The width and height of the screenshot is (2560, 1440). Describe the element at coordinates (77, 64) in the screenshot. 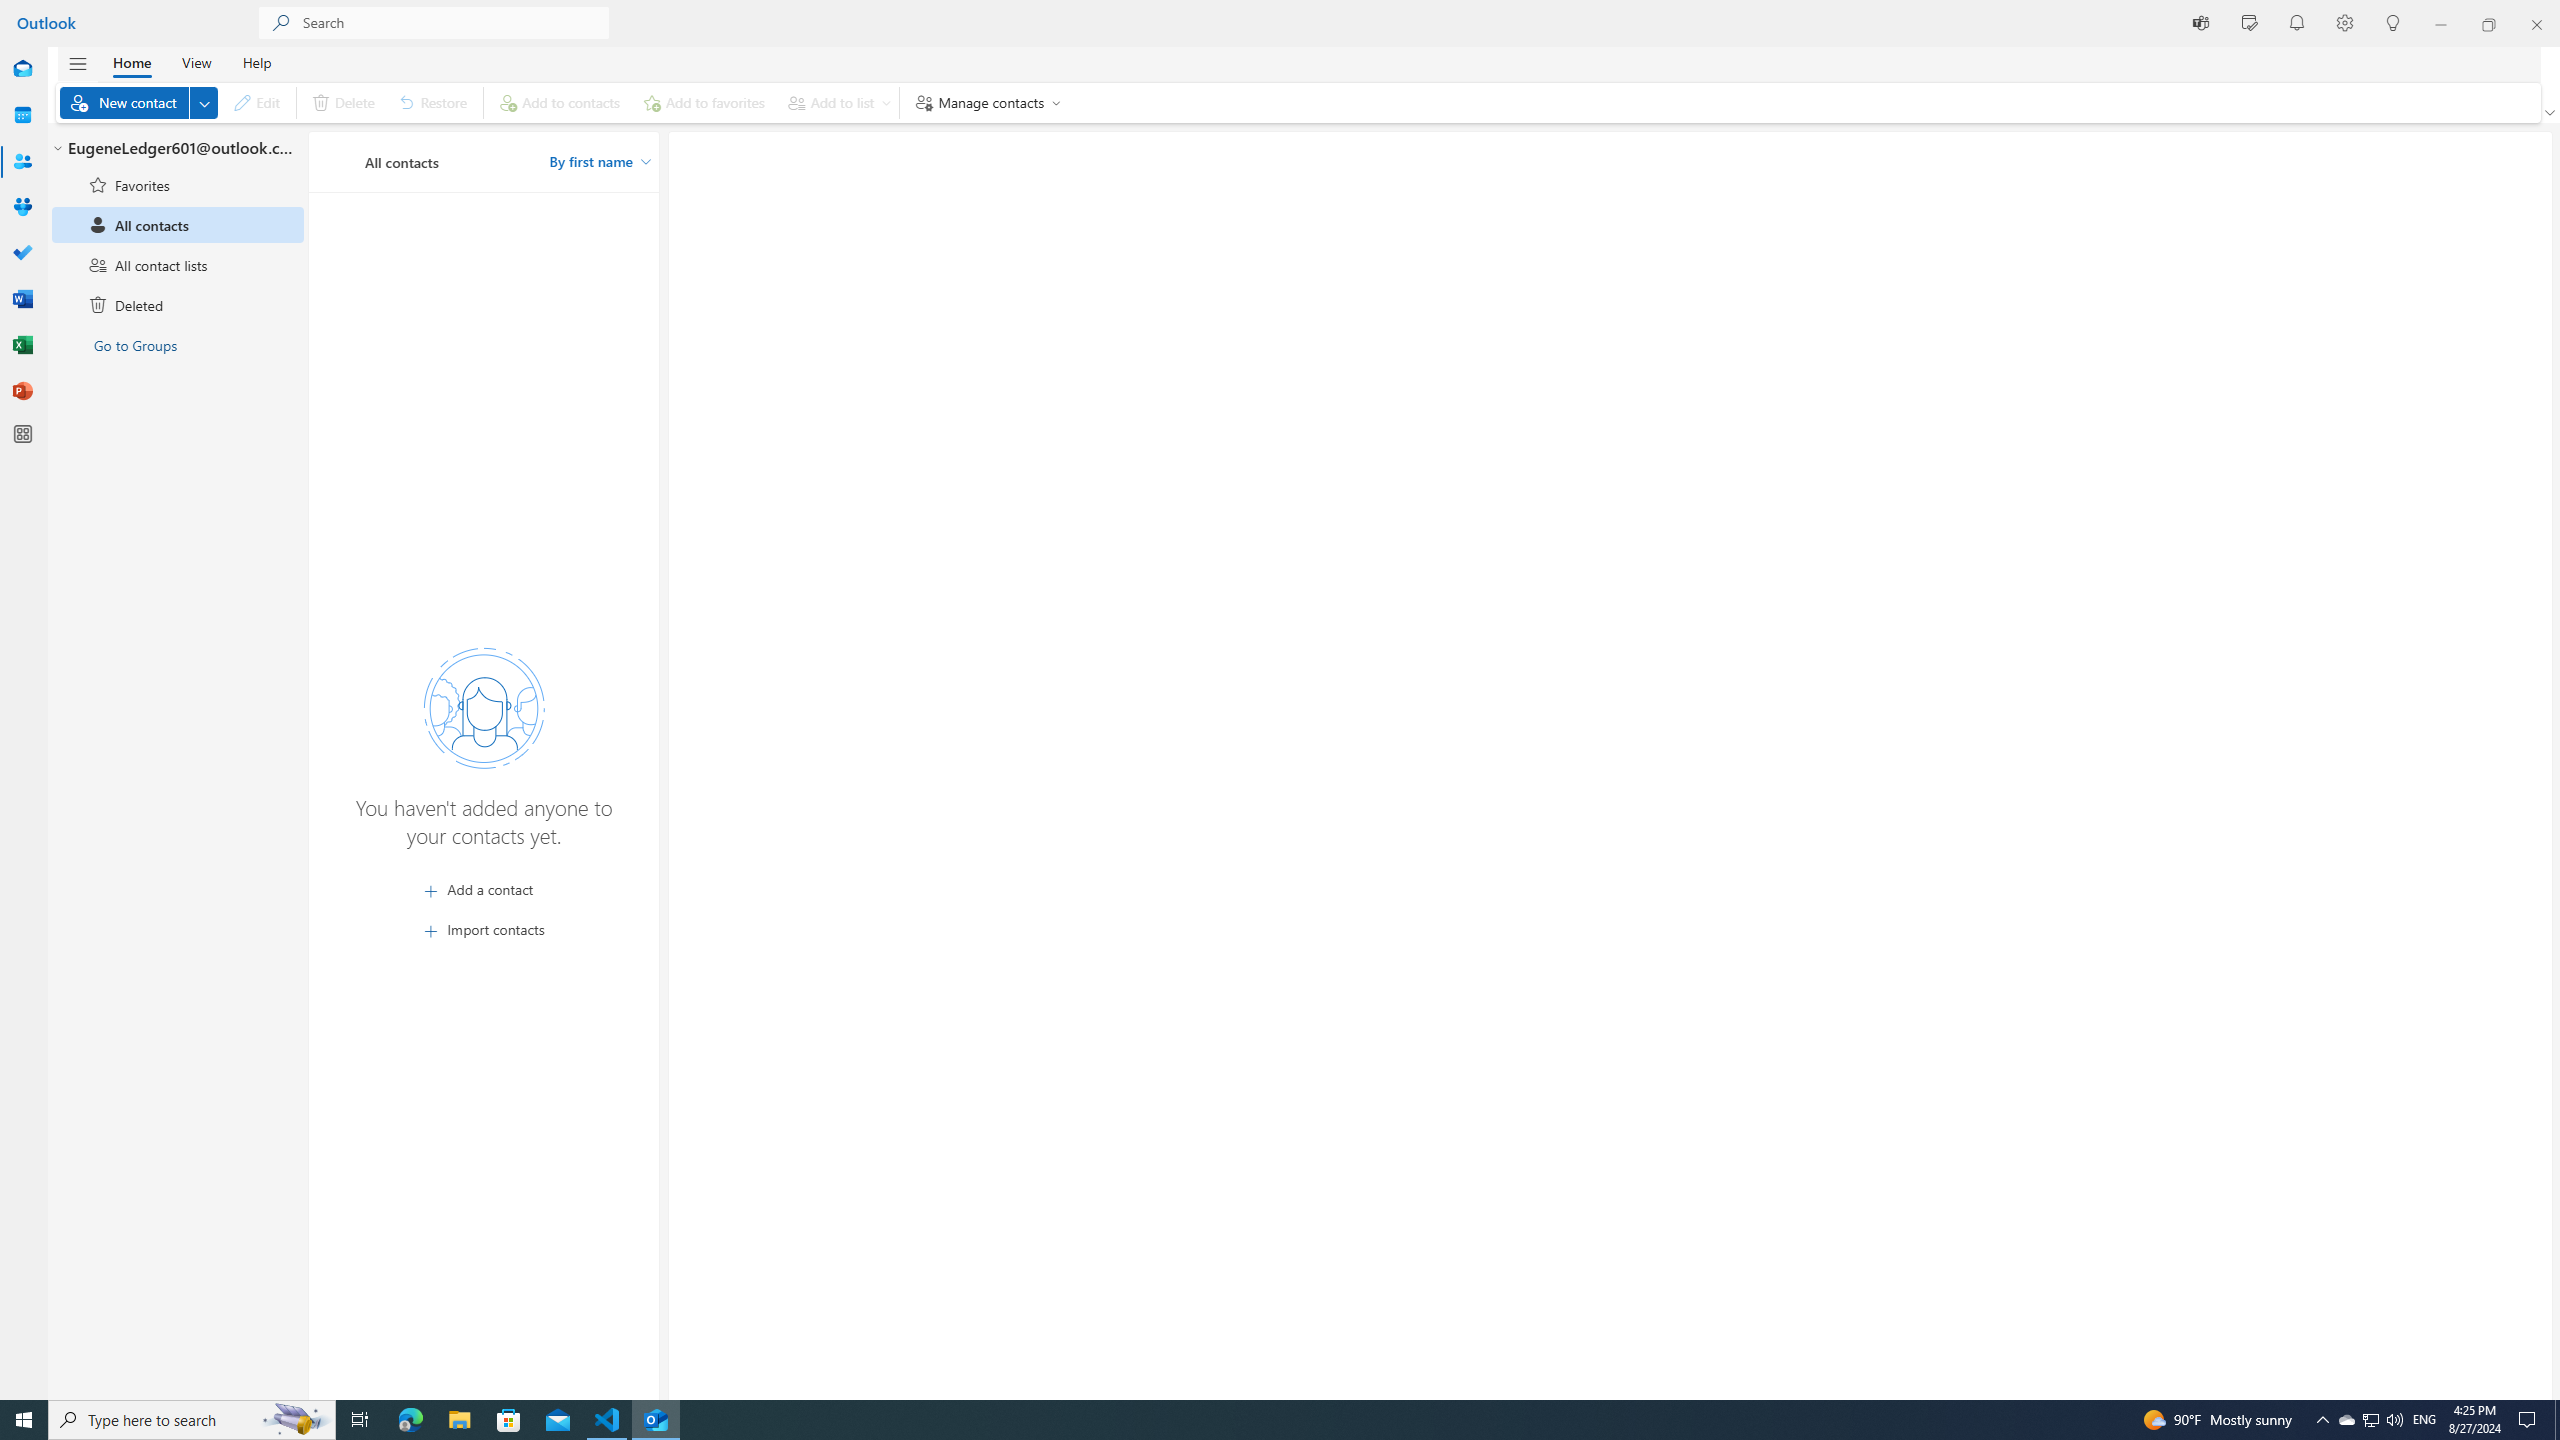

I see `'Hide navigation pane'` at that location.